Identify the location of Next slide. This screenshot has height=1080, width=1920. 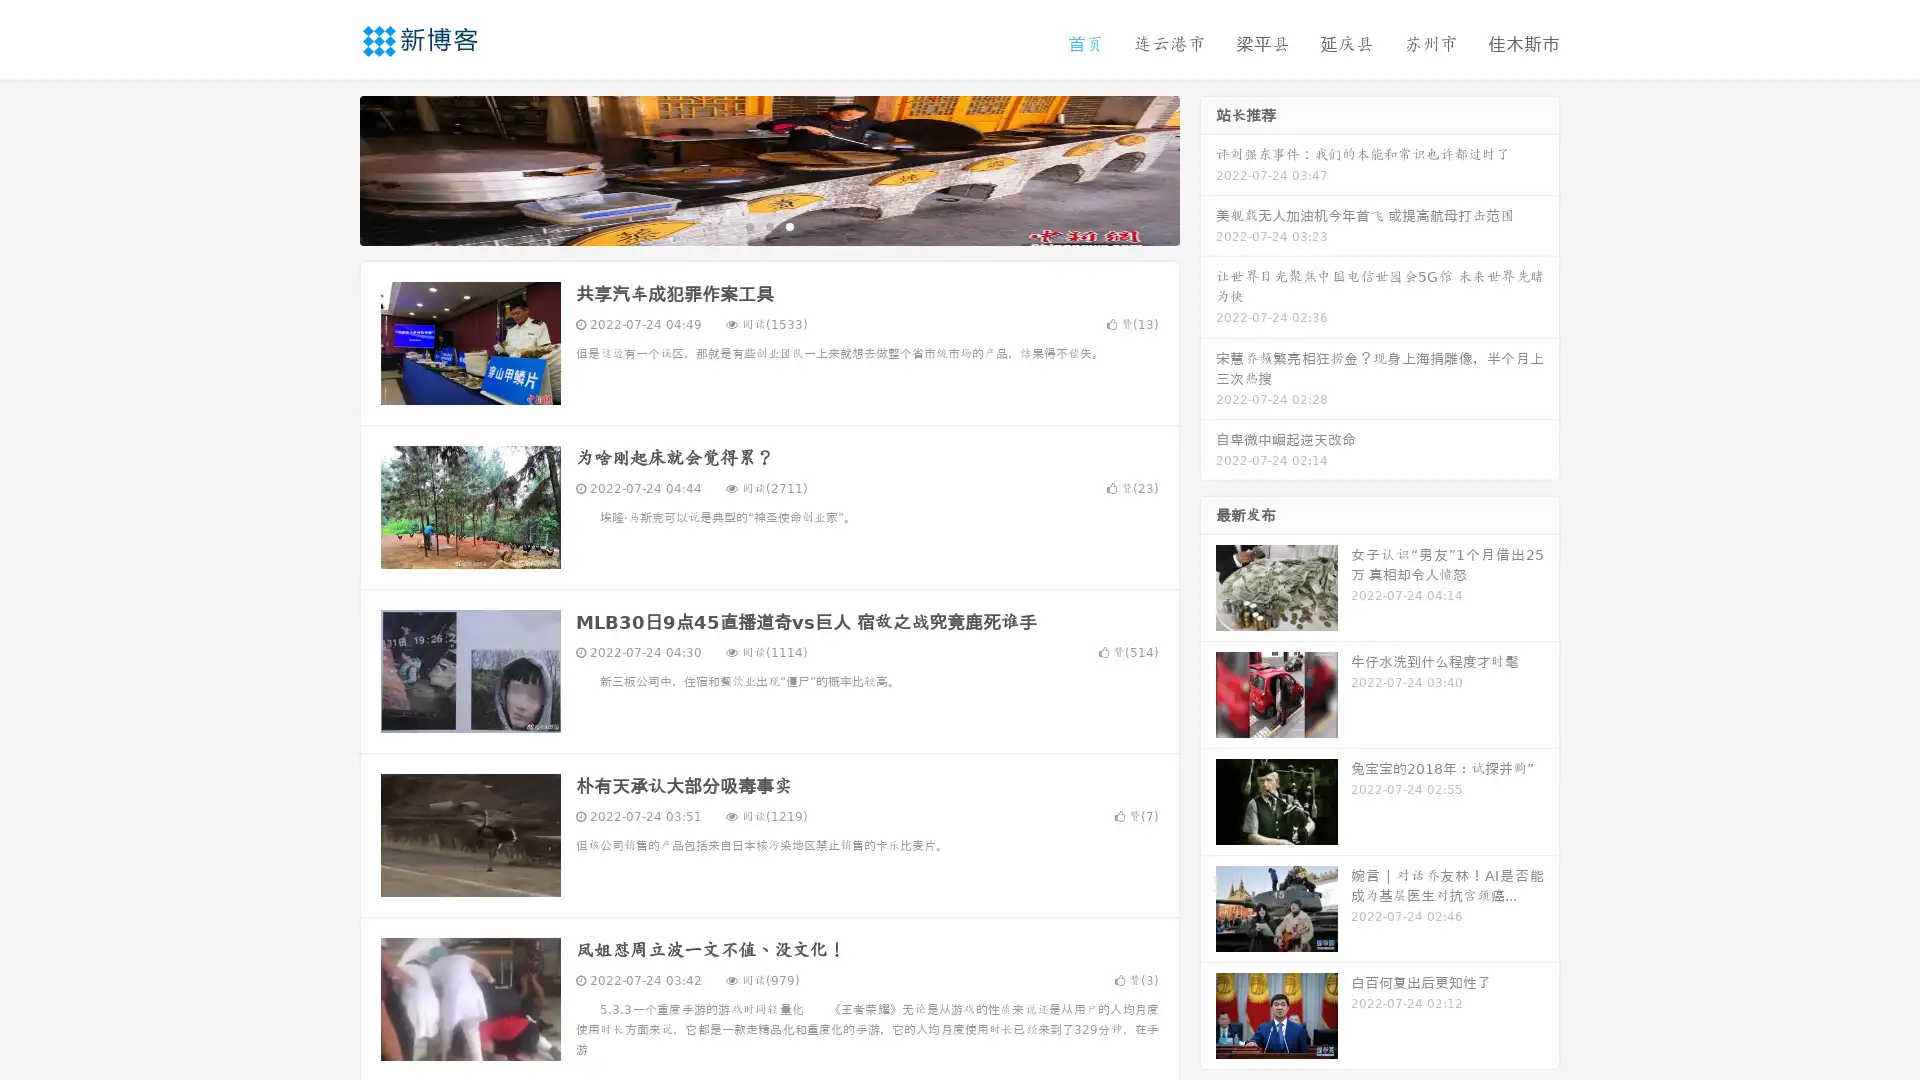
(1208, 168).